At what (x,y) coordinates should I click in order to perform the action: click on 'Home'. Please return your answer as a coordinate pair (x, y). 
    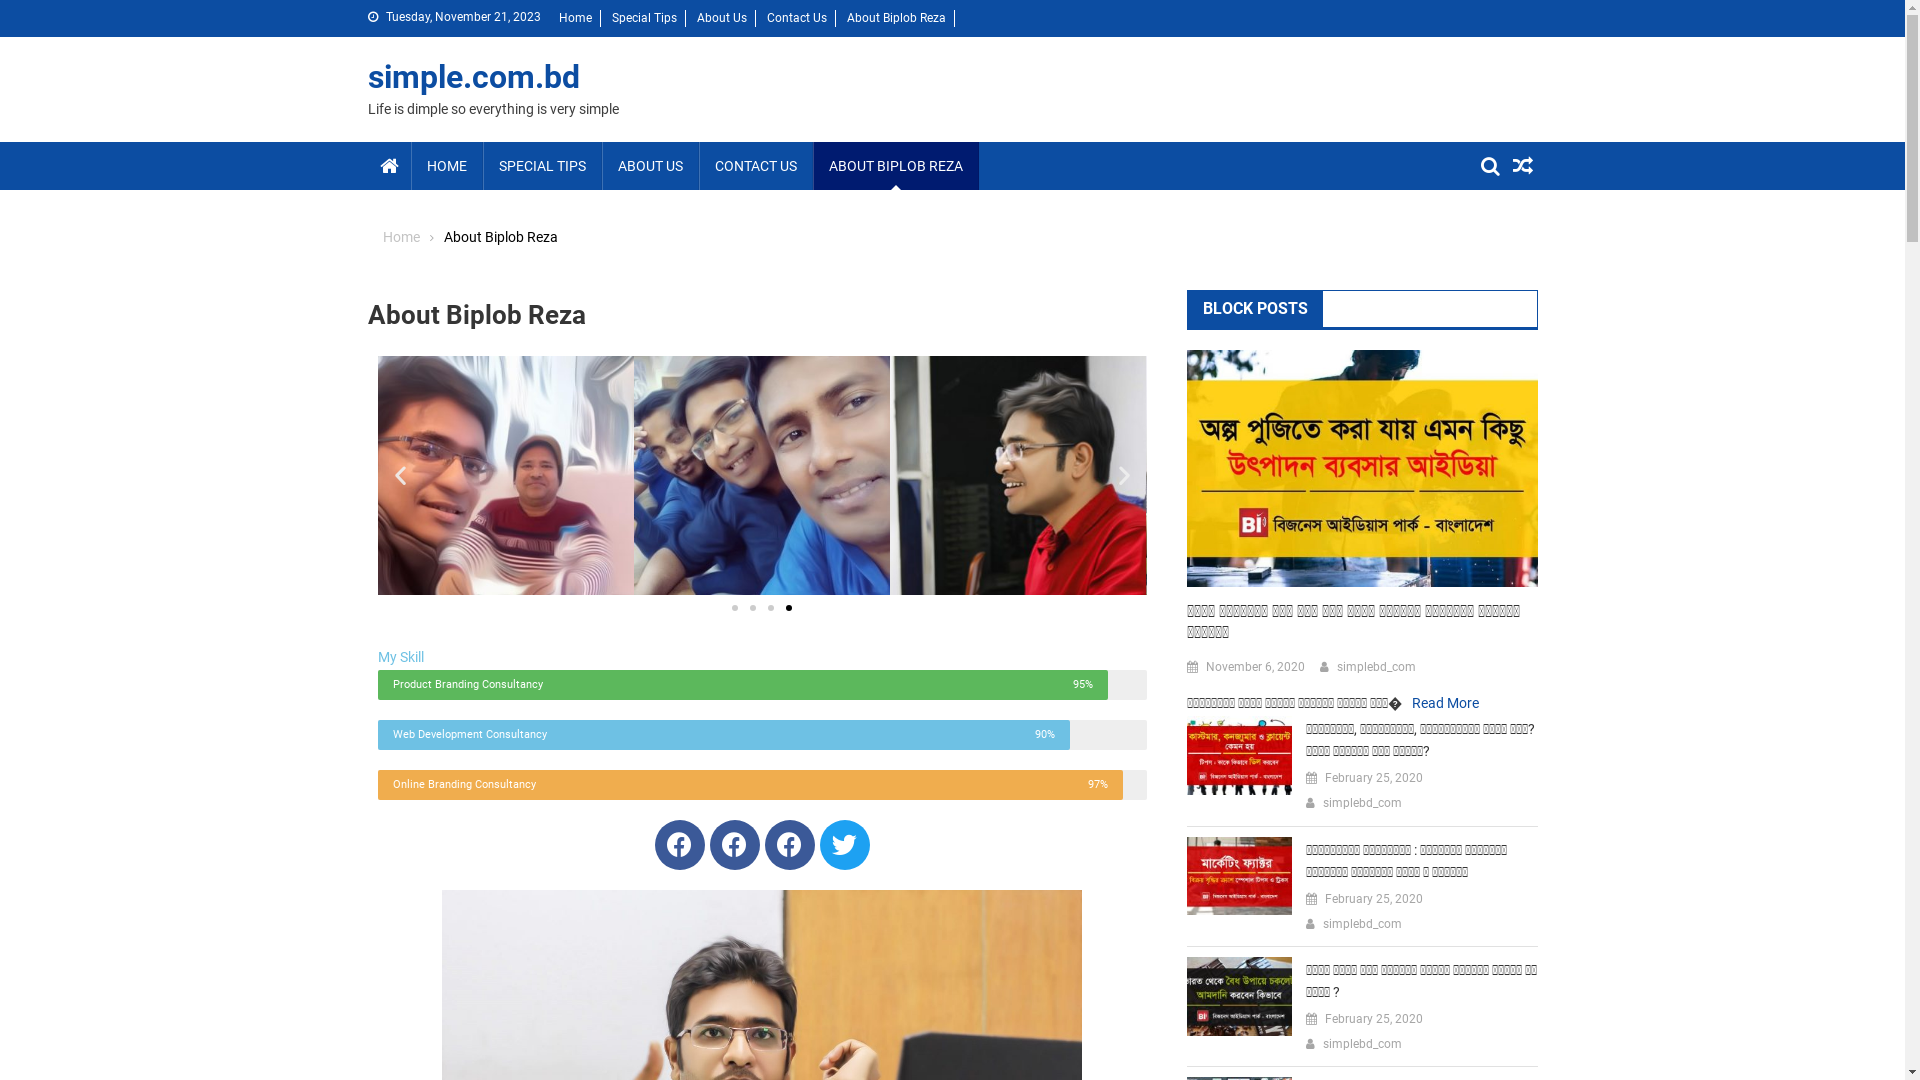
    Looking at the image, I should click on (400, 235).